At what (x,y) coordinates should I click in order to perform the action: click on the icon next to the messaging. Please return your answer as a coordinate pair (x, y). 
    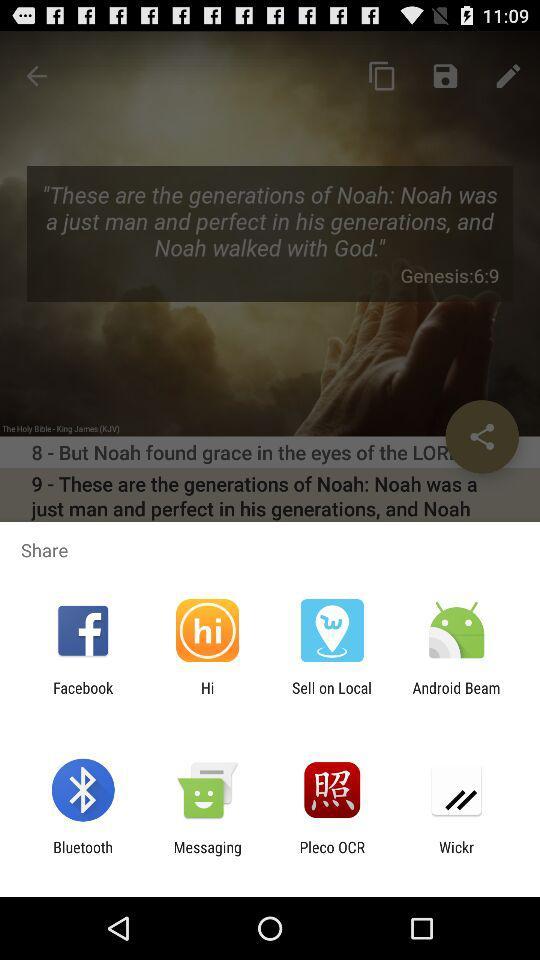
    Looking at the image, I should click on (82, 855).